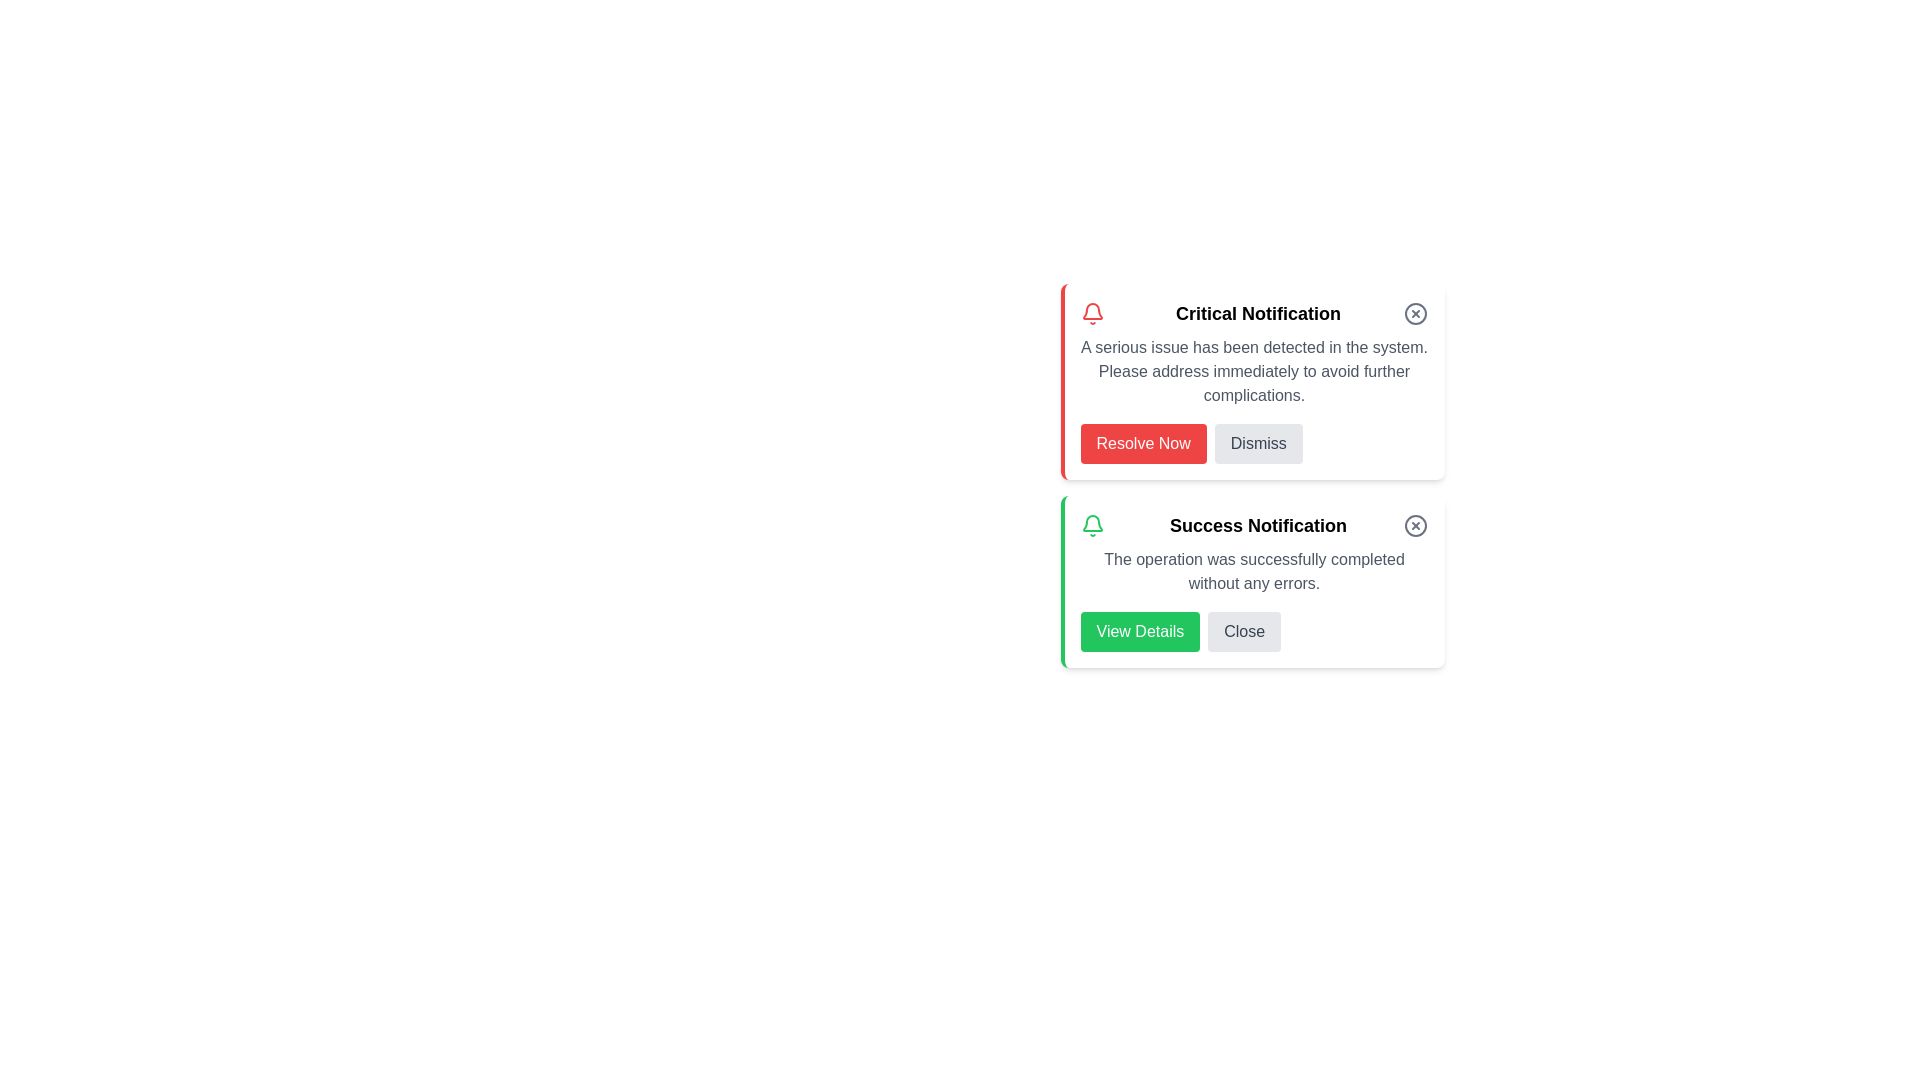 This screenshot has height=1080, width=1920. Describe the element at coordinates (1257, 442) in the screenshot. I see `the 'Dismiss' button with a gray background and rounded corners` at that location.